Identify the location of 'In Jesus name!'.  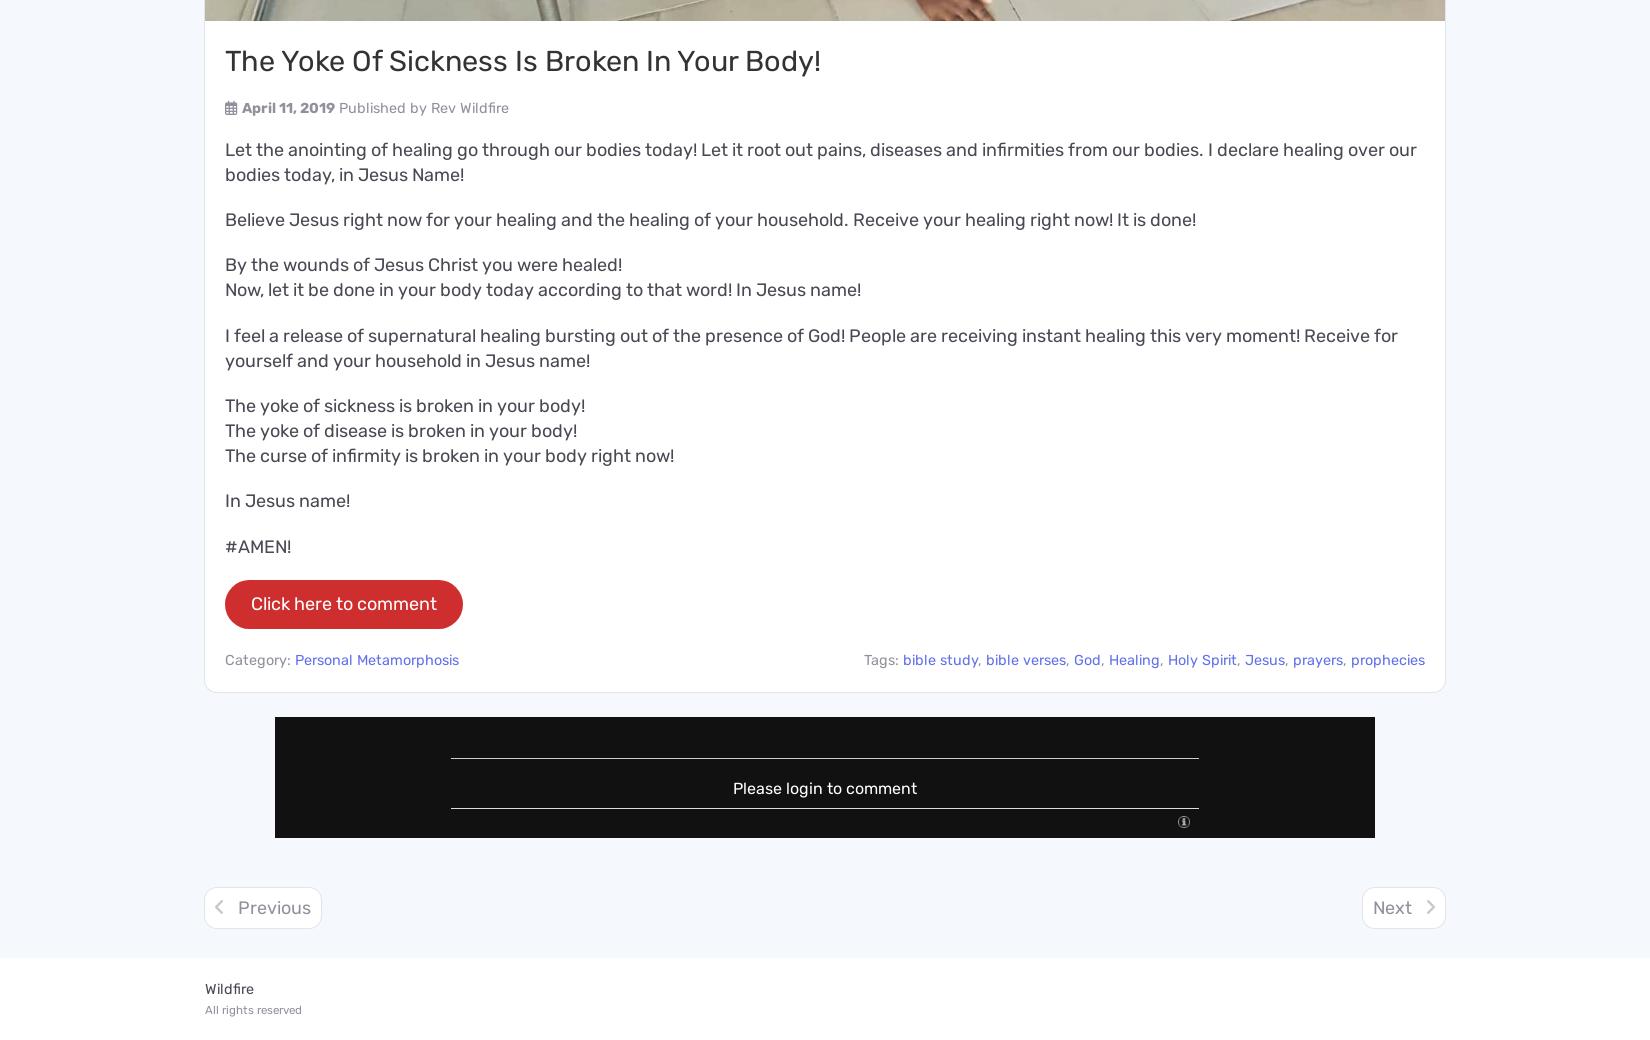
(287, 500).